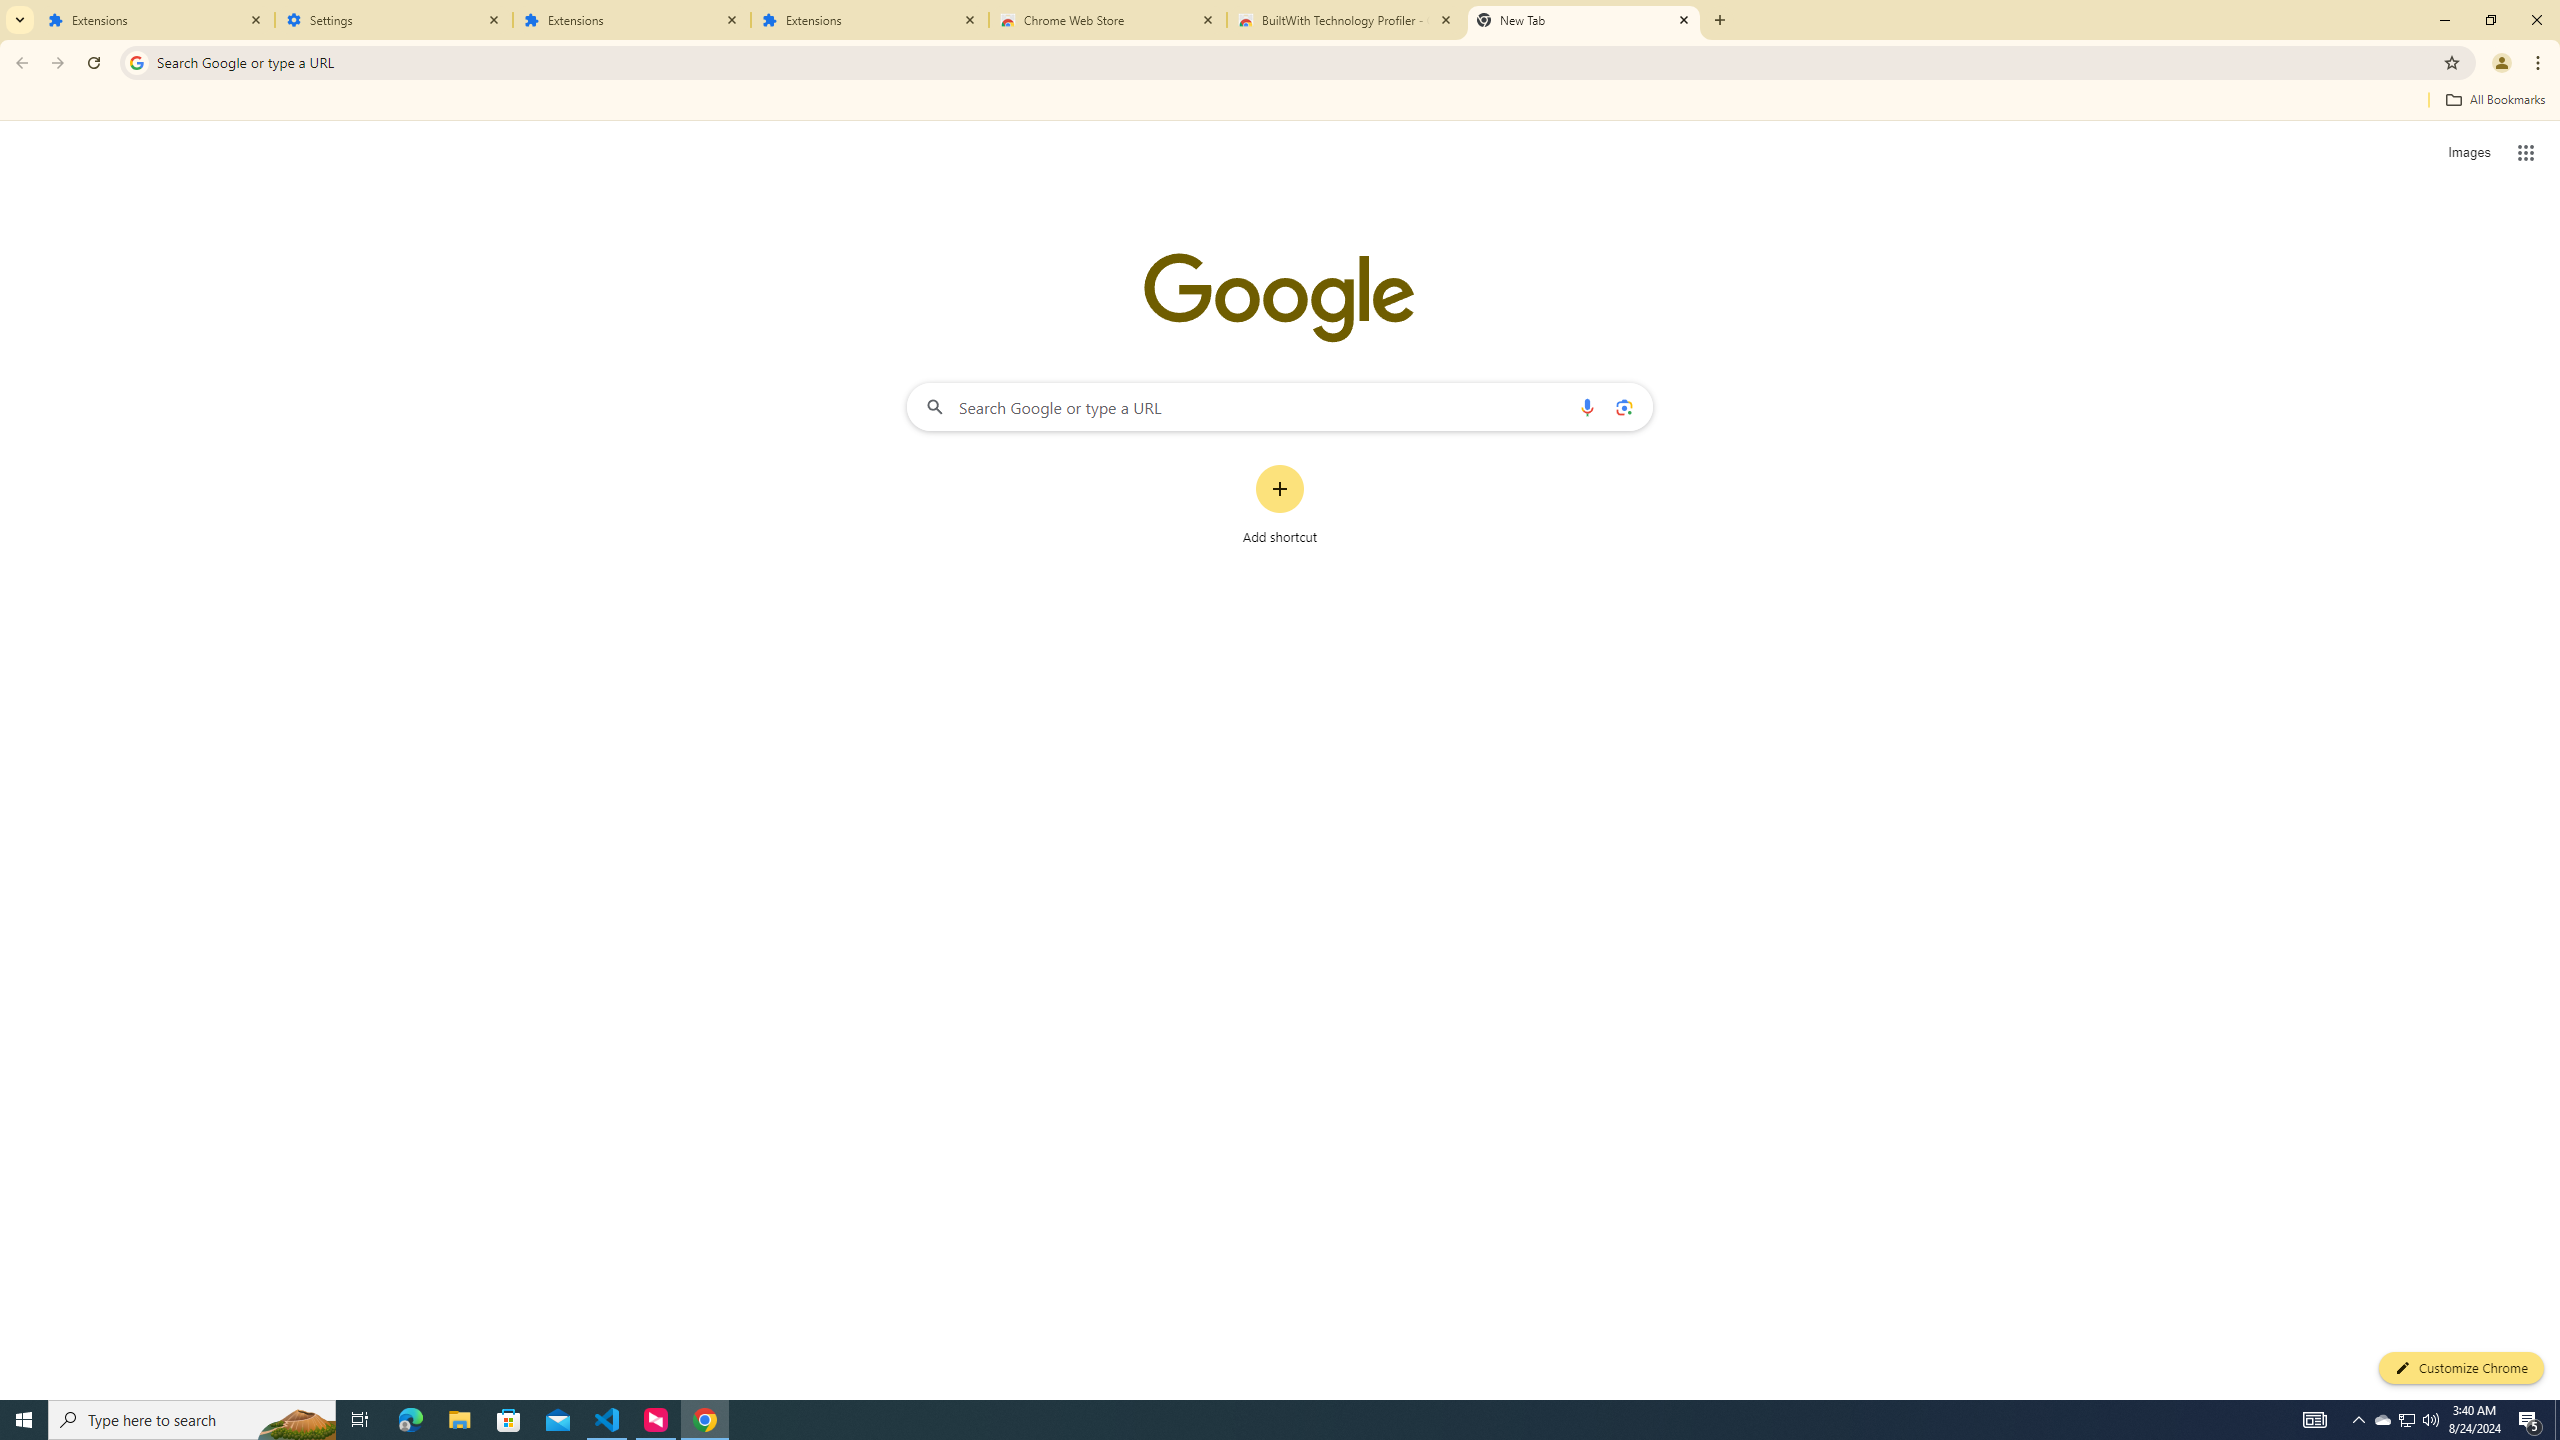 The height and width of the screenshot is (1440, 2560). I want to click on 'Settings', so click(394, 19).